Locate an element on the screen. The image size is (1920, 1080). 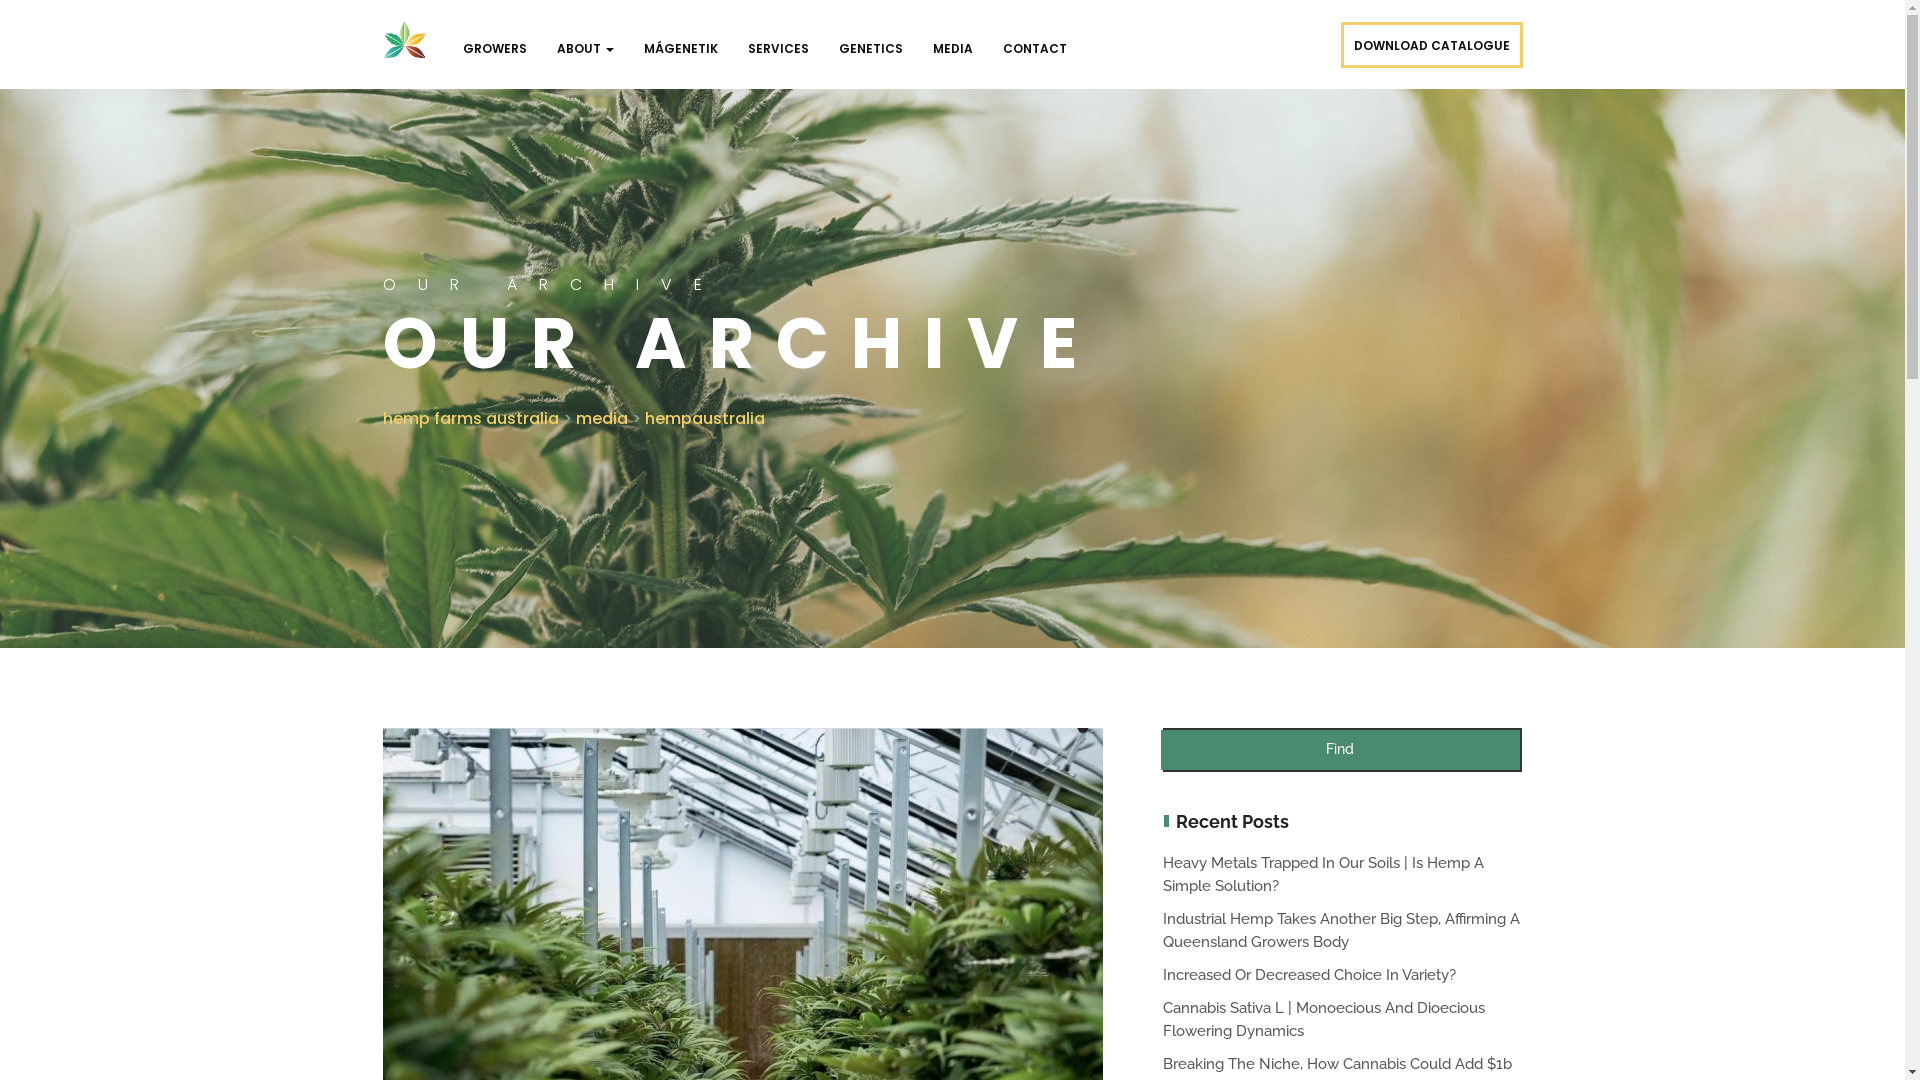
'ABOUT' is located at coordinates (584, 48).